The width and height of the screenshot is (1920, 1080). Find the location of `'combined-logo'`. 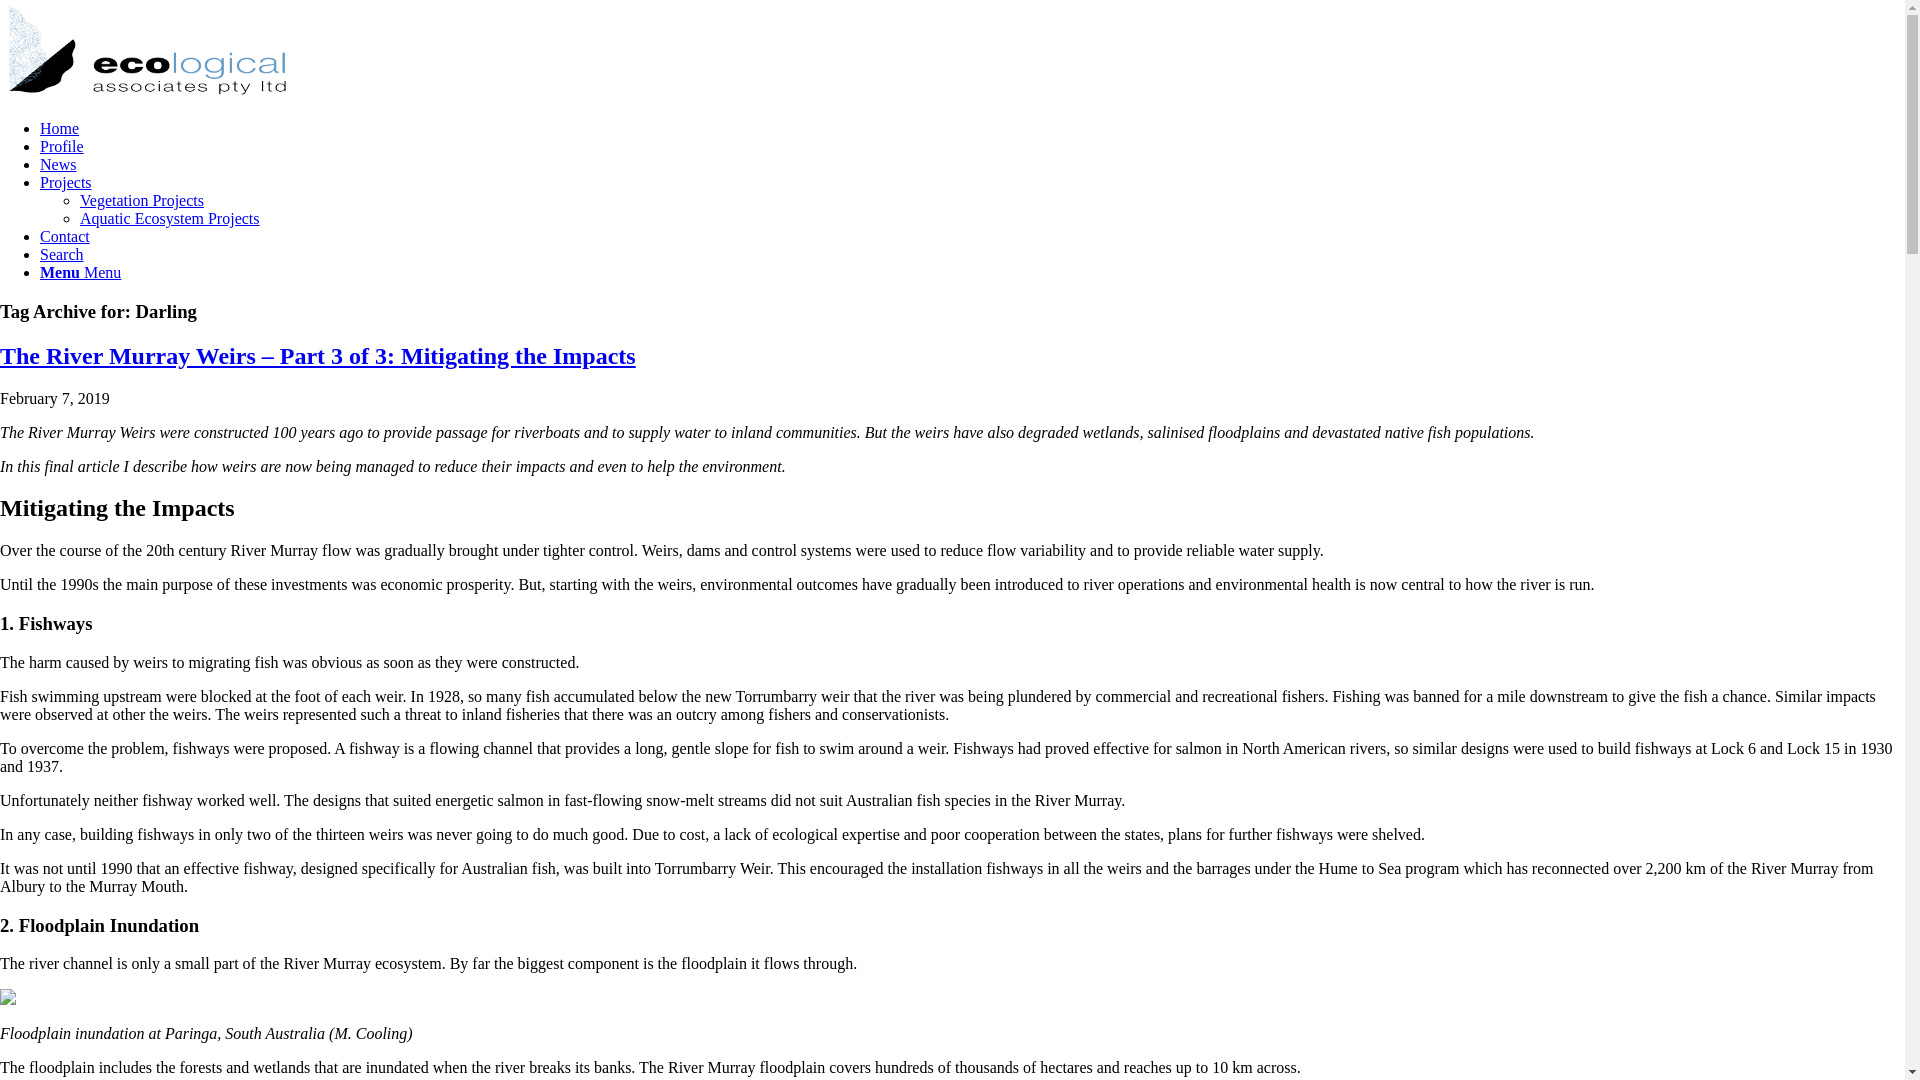

'combined-logo' is located at coordinates (148, 49).